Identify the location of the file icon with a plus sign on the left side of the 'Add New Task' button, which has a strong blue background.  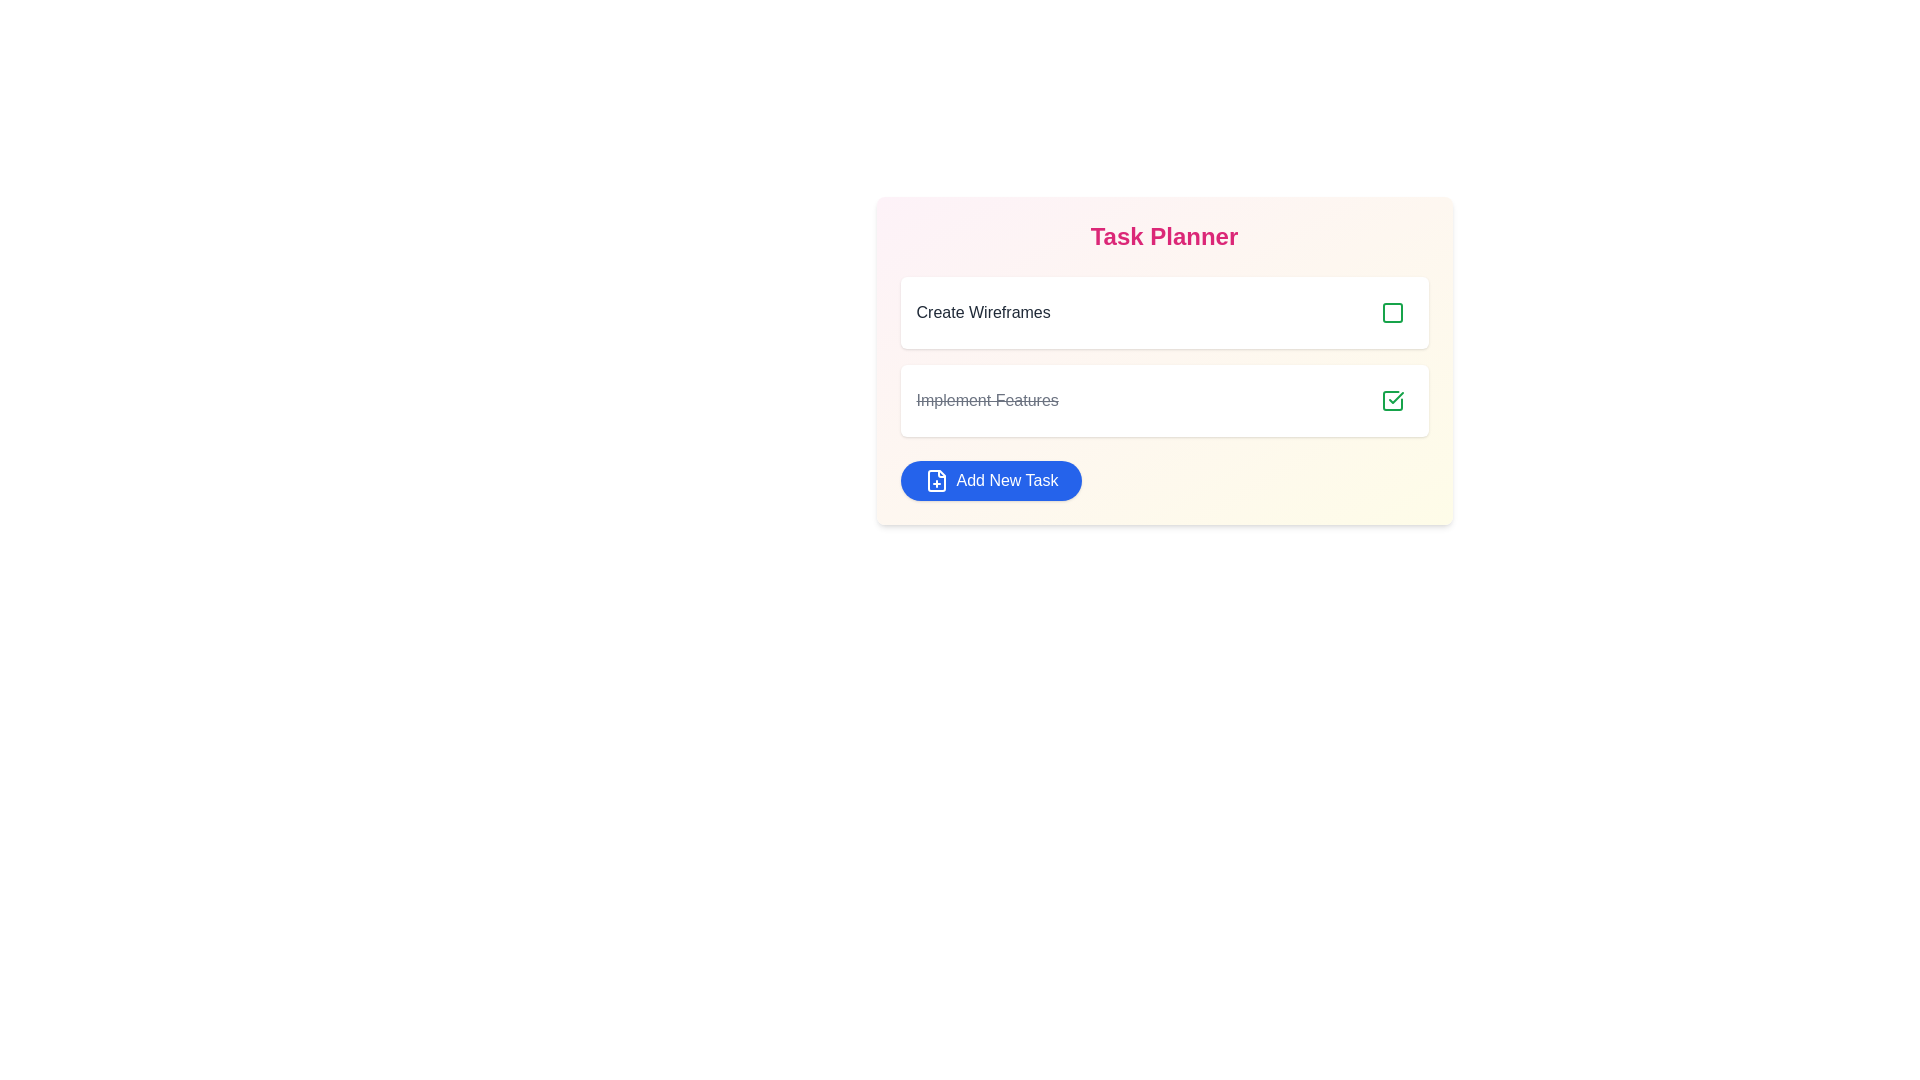
(935, 481).